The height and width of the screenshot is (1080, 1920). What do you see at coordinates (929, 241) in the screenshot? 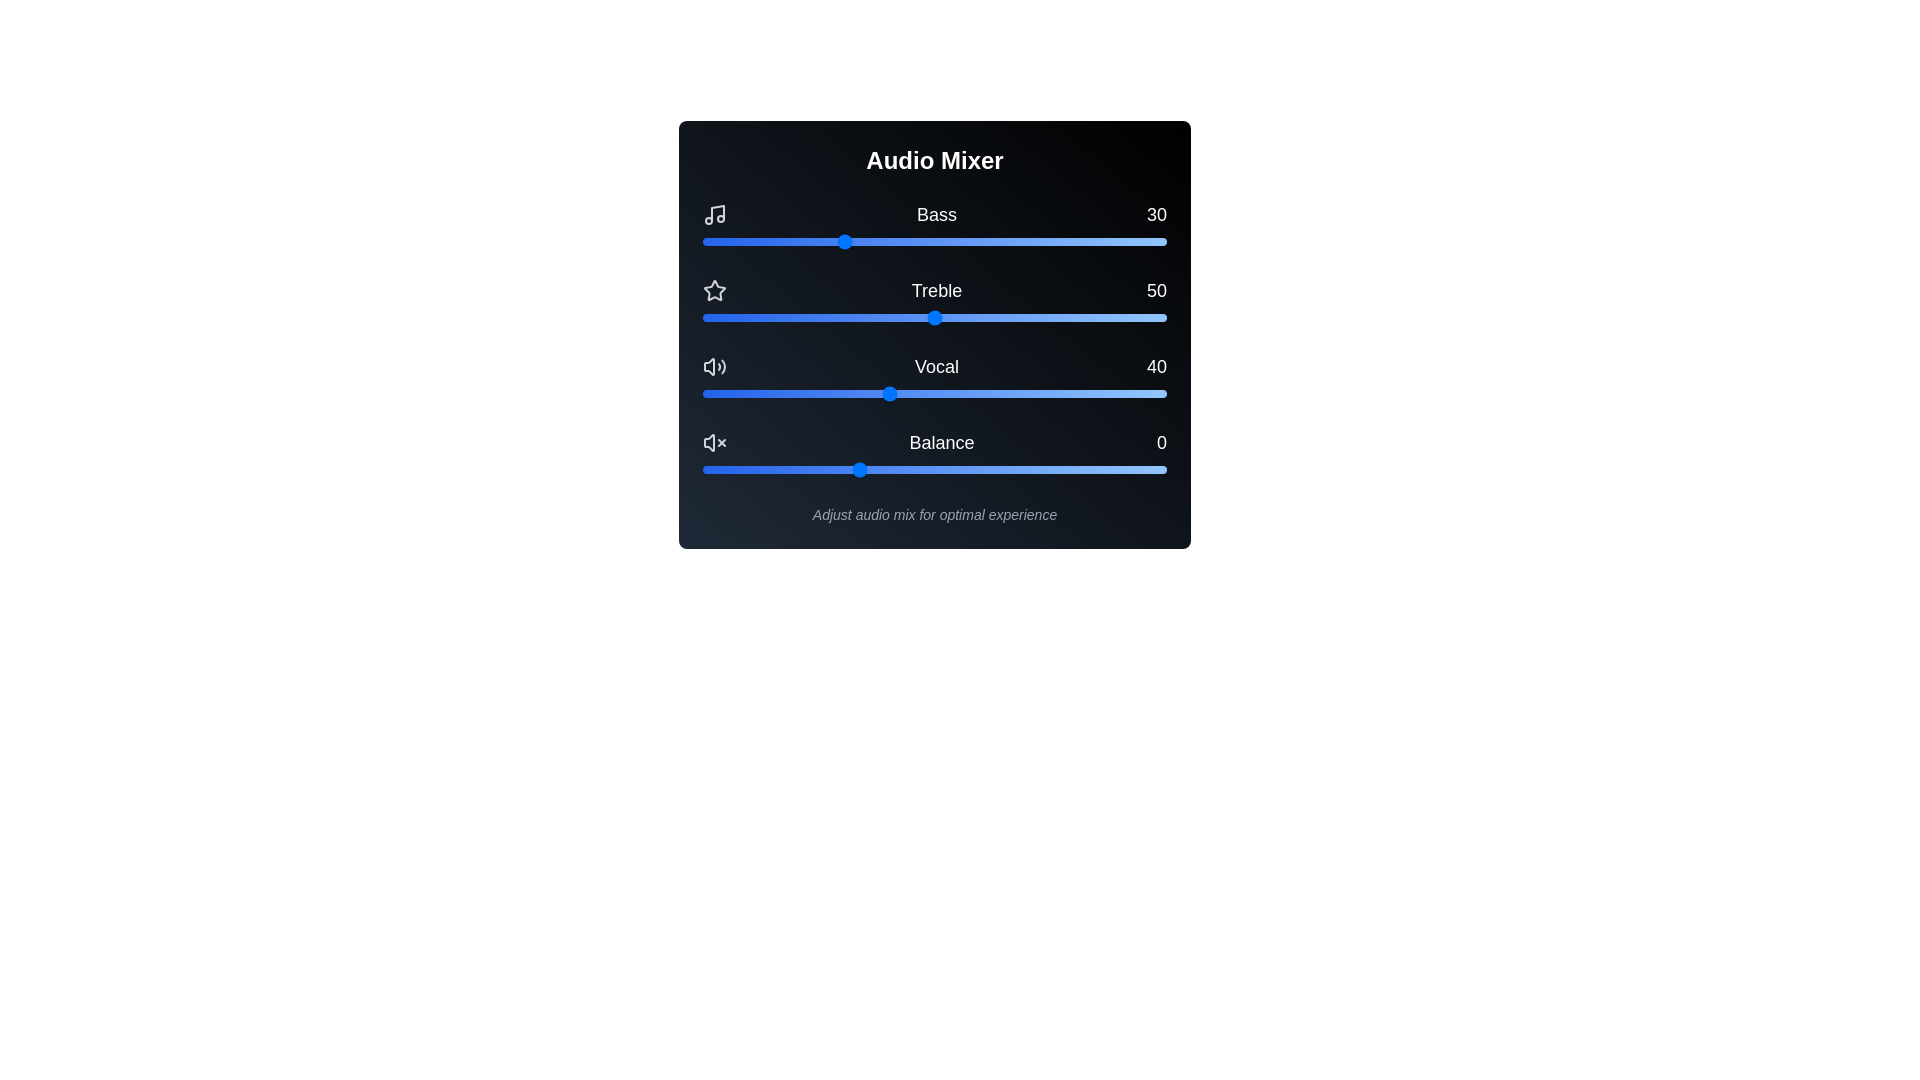
I see `the bass slider to 49 by dragging it to the desired position` at bounding box center [929, 241].